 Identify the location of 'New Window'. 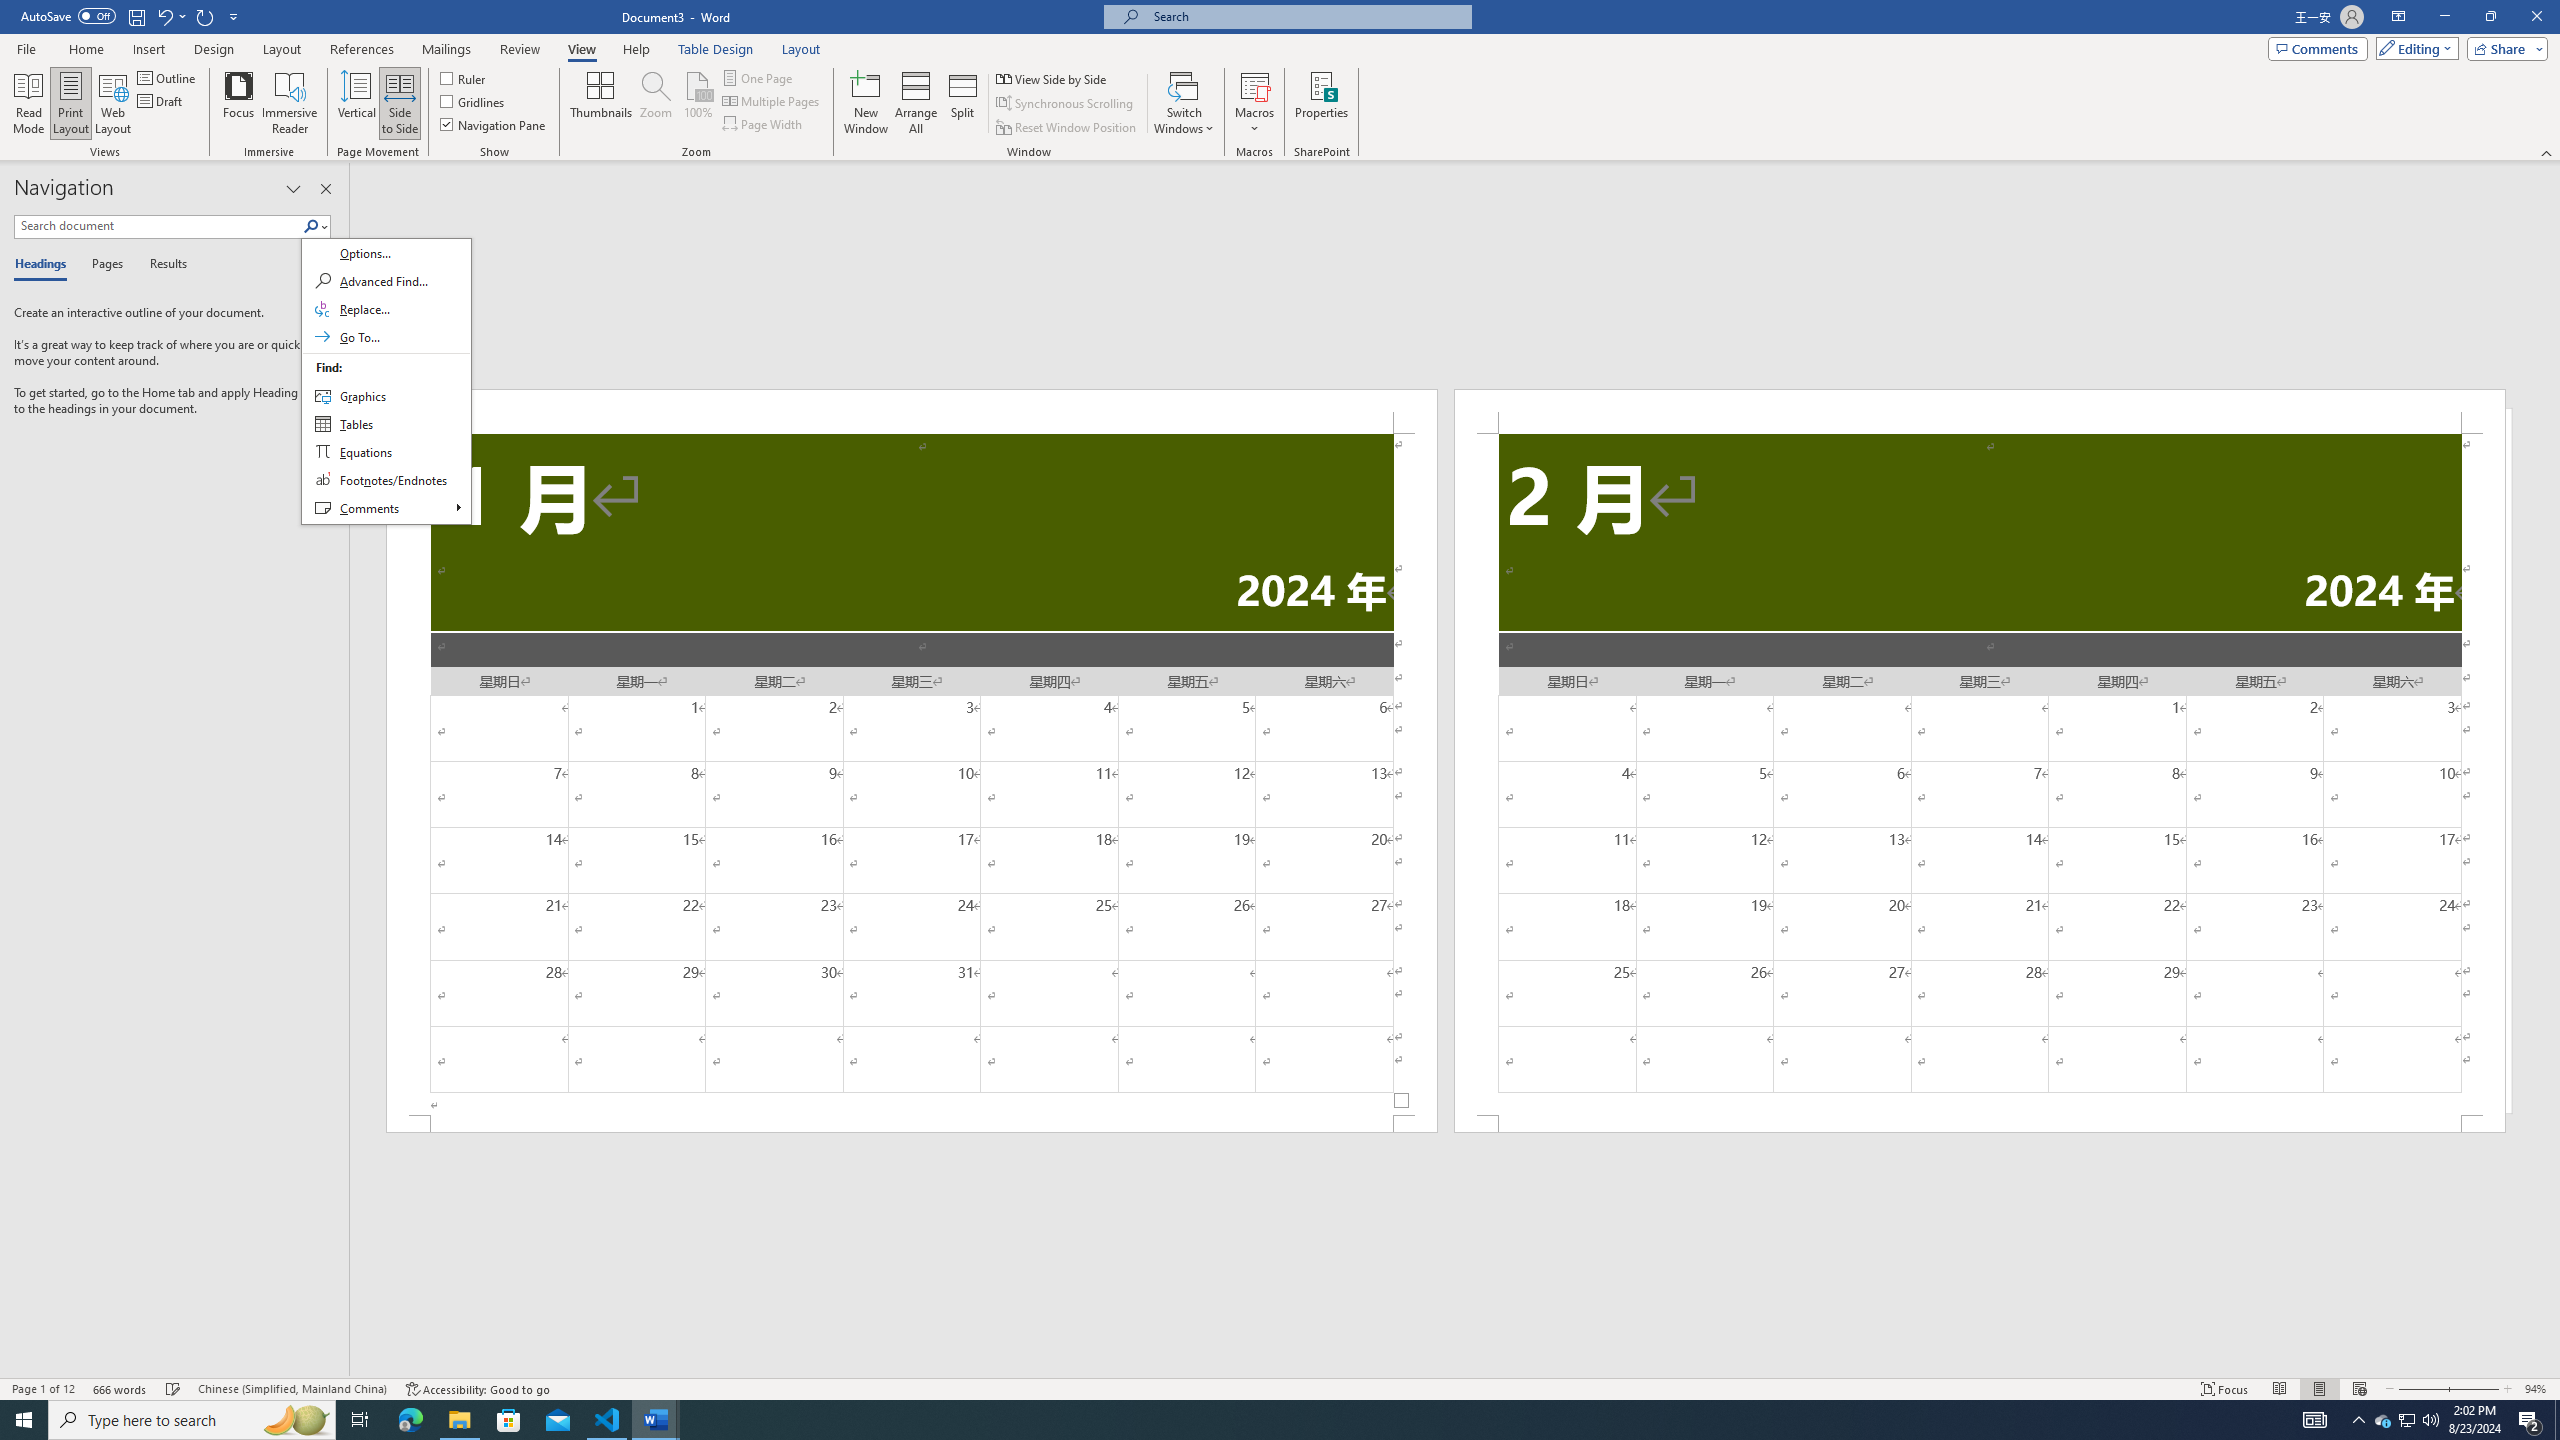
(865, 103).